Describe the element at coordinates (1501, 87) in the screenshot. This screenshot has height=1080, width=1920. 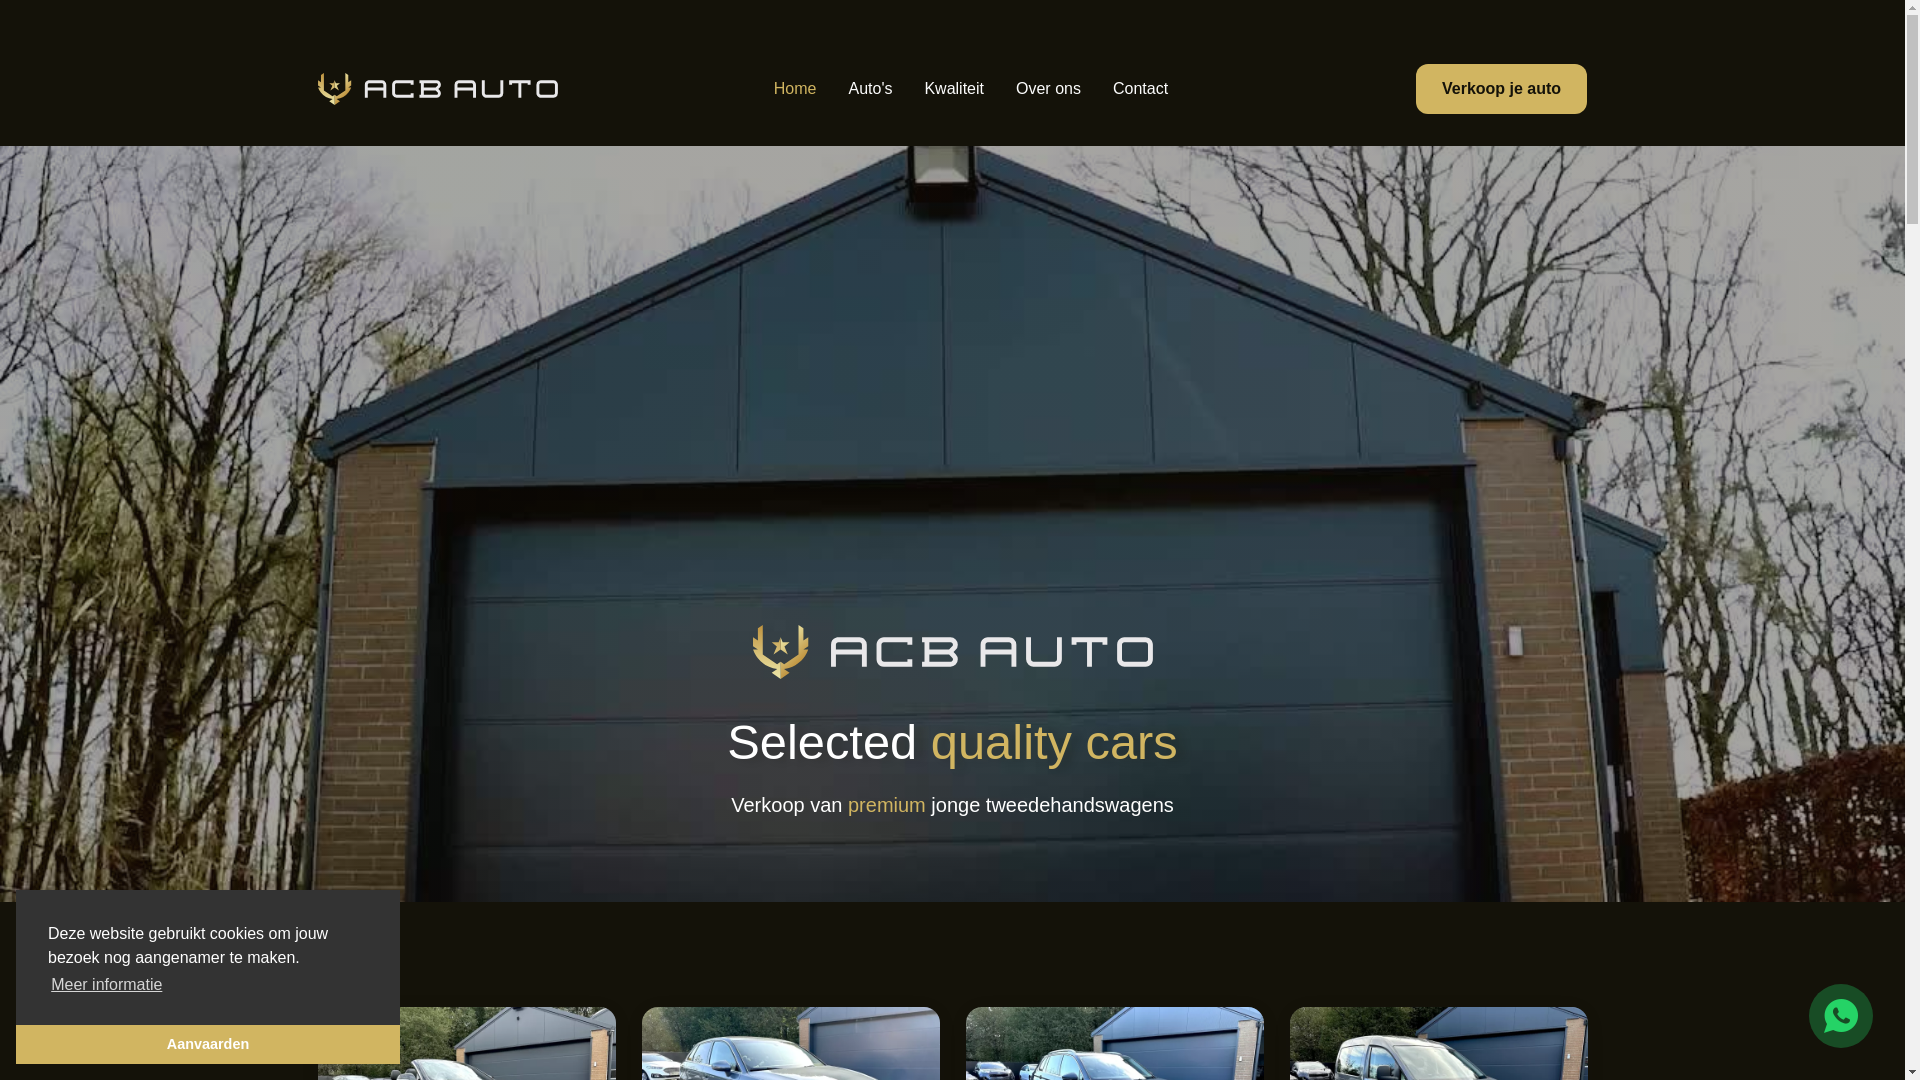
I see `'Verkoop je auto'` at that location.